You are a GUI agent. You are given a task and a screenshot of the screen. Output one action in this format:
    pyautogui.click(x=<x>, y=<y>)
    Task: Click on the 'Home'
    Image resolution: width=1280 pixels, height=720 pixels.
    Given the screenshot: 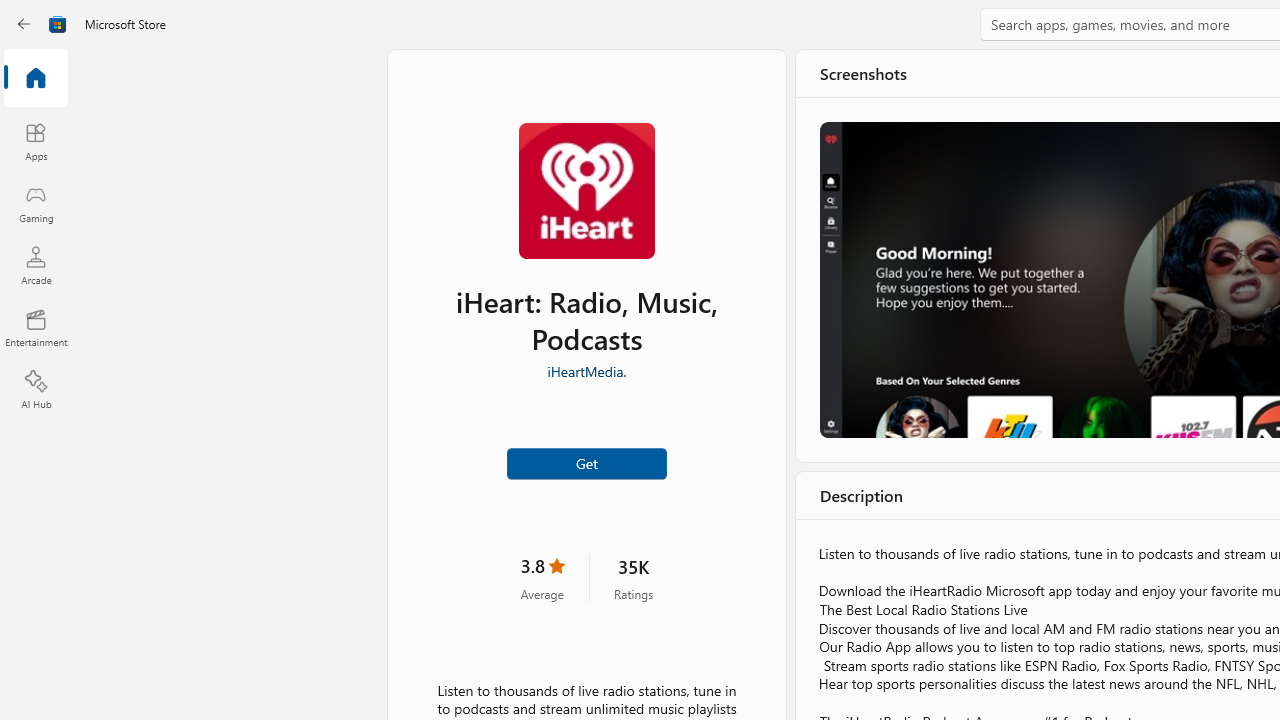 What is the action you would take?
    pyautogui.click(x=35, y=78)
    